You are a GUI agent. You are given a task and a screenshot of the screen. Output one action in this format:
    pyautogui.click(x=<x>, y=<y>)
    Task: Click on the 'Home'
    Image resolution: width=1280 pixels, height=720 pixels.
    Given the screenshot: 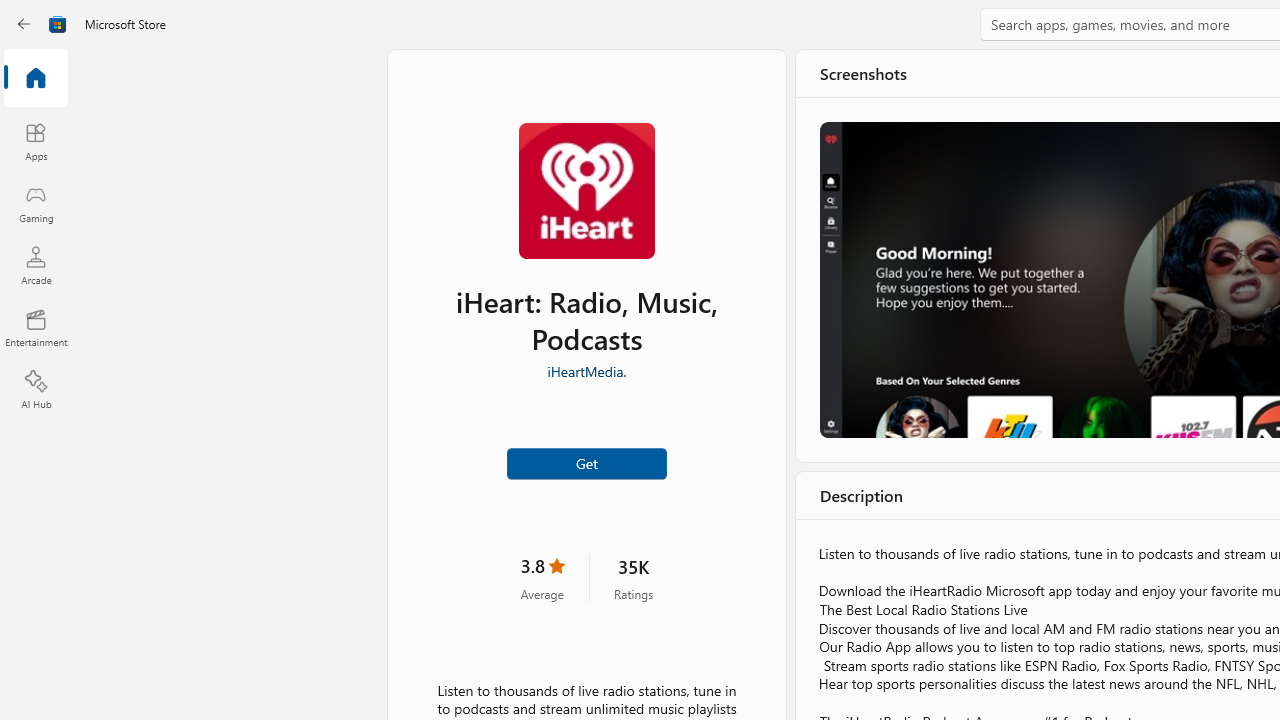 What is the action you would take?
    pyautogui.click(x=35, y=78)
    